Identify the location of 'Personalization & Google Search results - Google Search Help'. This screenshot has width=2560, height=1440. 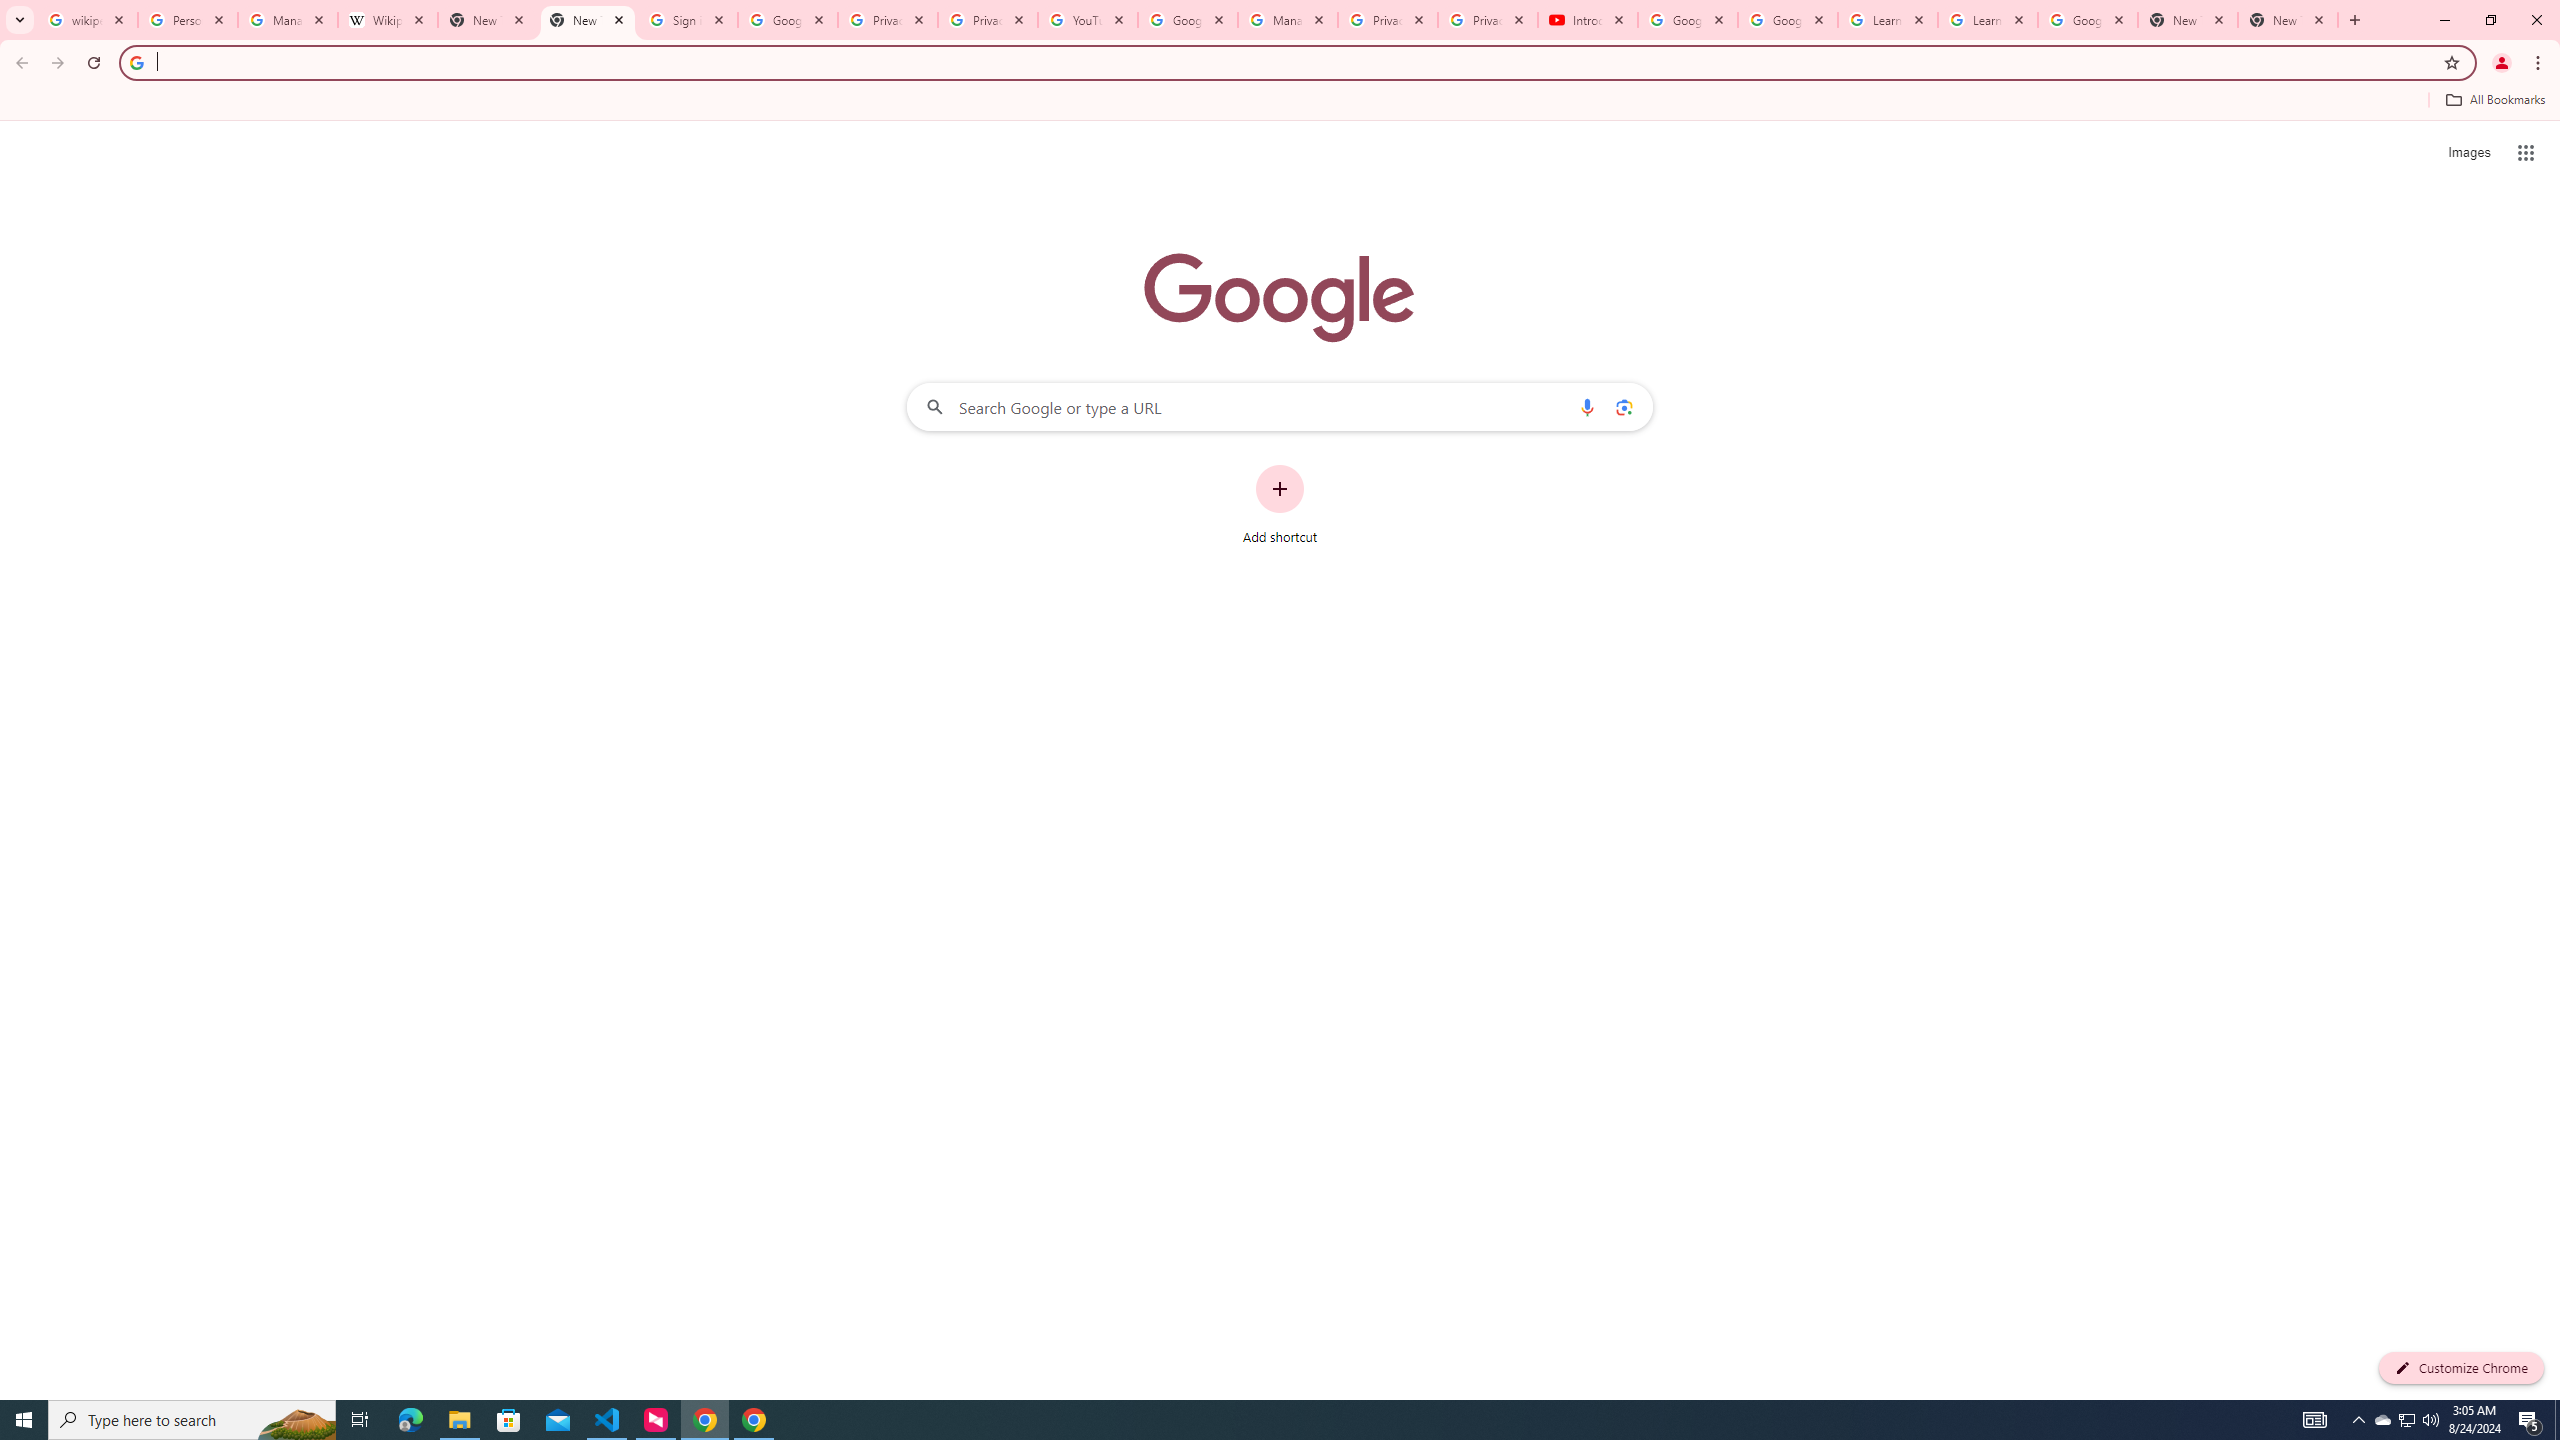
(186, 19).